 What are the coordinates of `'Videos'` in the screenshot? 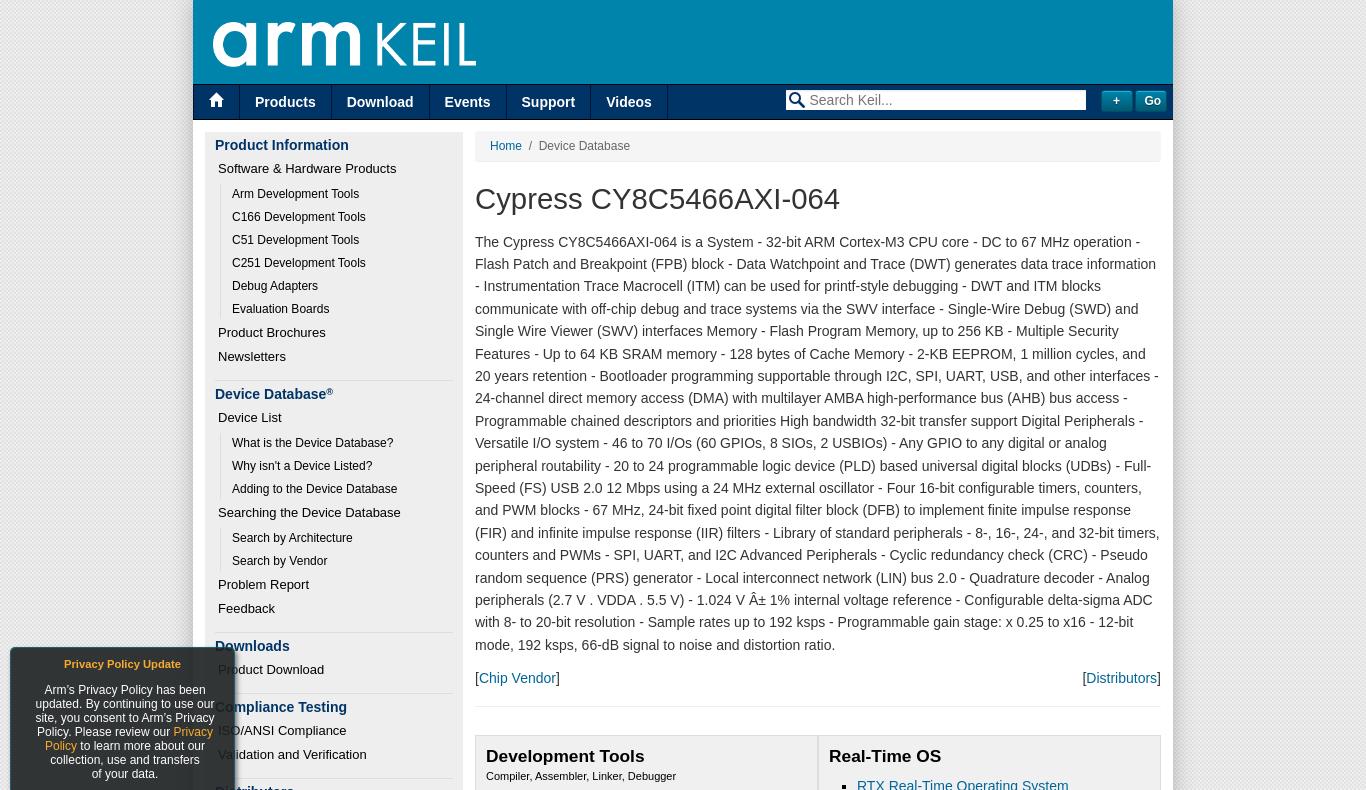 It's located at (627, 101).